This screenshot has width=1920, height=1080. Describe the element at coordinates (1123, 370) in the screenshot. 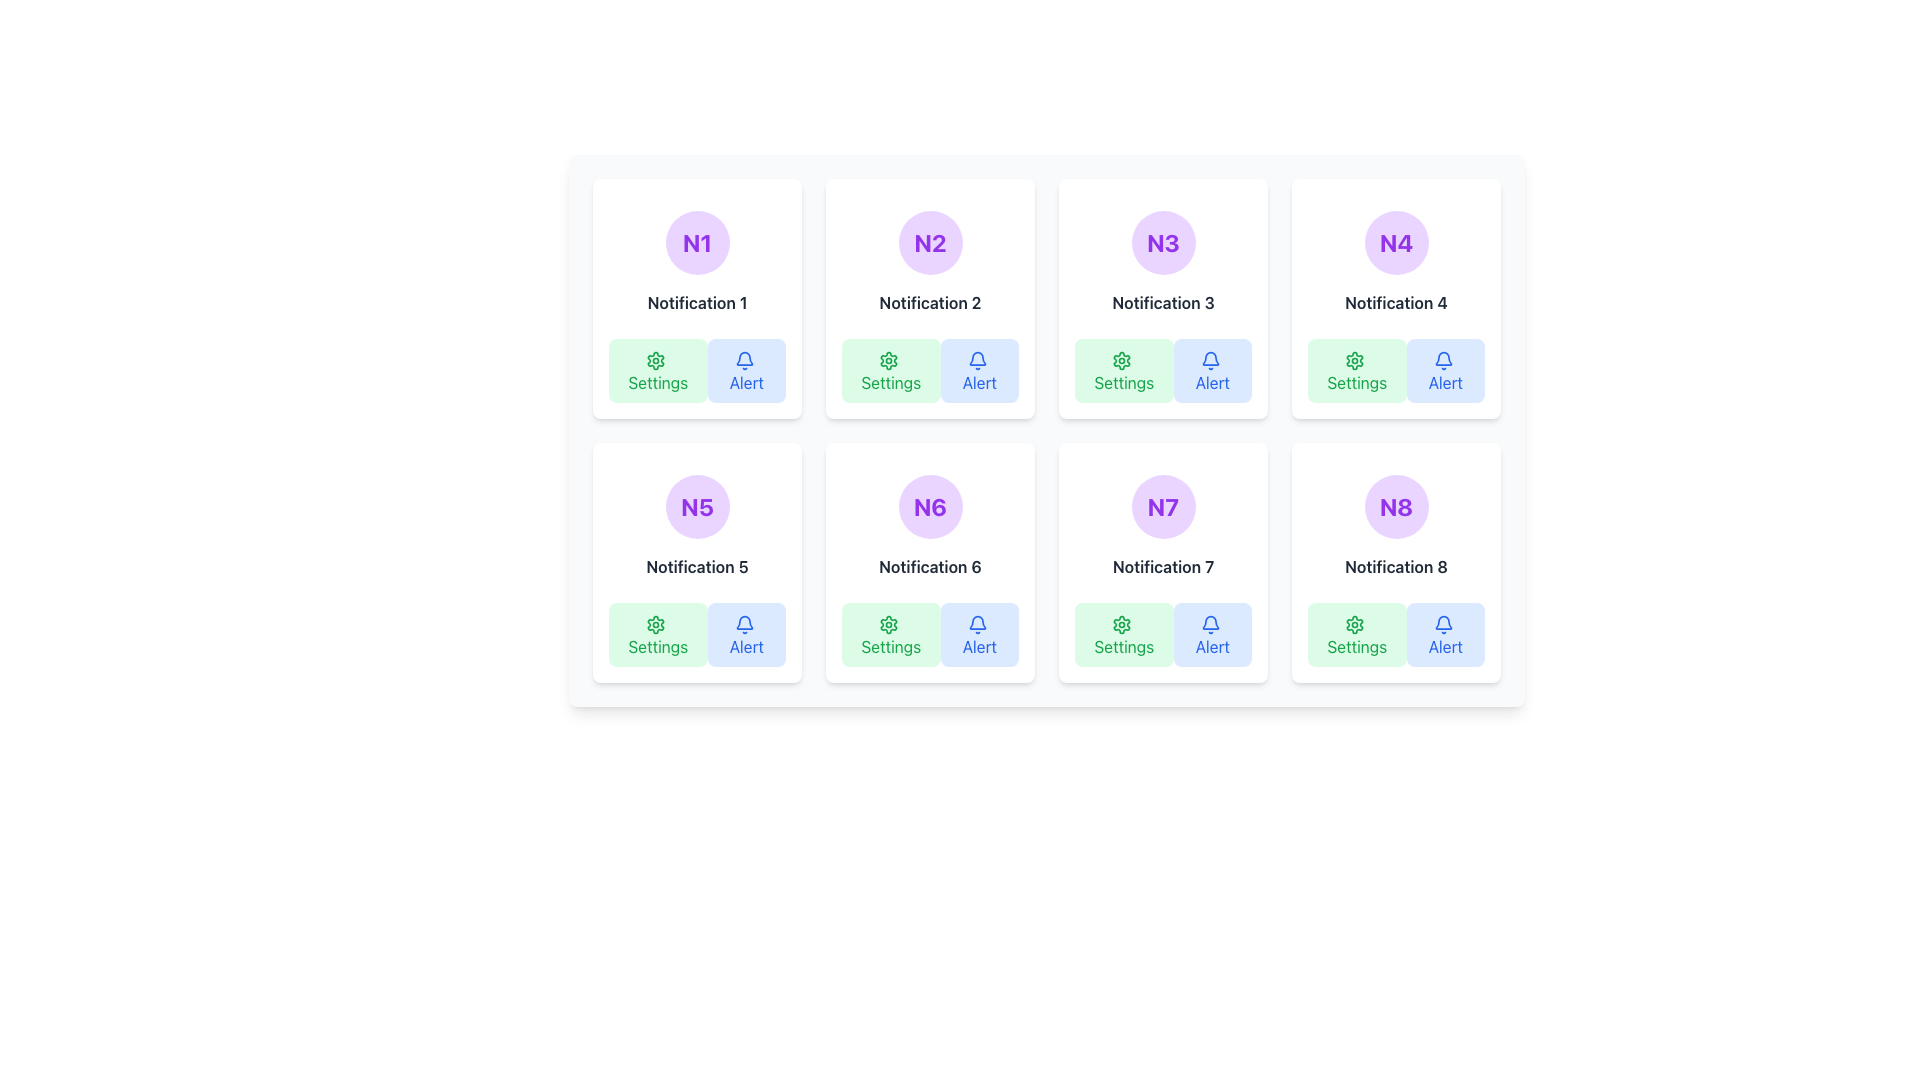

I see `the 'Settings' button with a light green background and gear icon, located in the top row, third column under the 'Notification 3' section` at that location.